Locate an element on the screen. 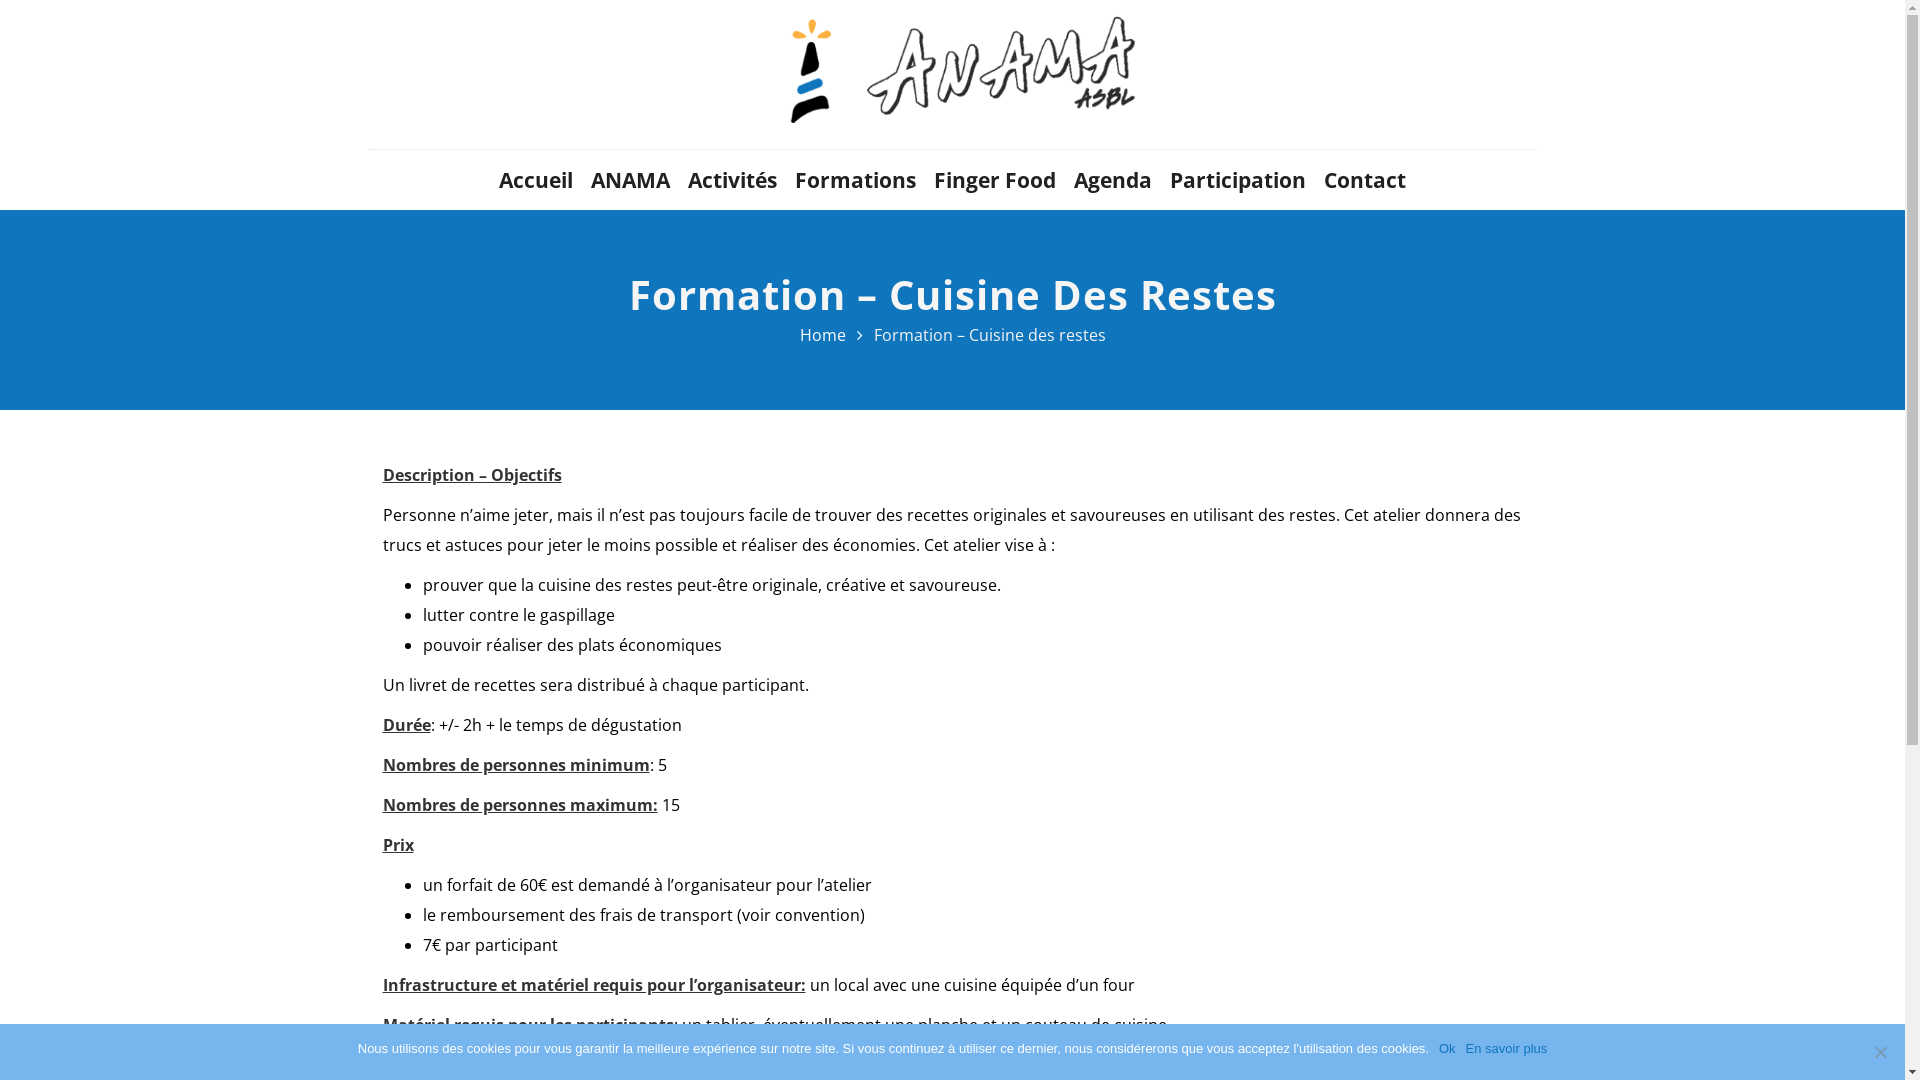  'Finger Food' is located at coordinates (933, 180).